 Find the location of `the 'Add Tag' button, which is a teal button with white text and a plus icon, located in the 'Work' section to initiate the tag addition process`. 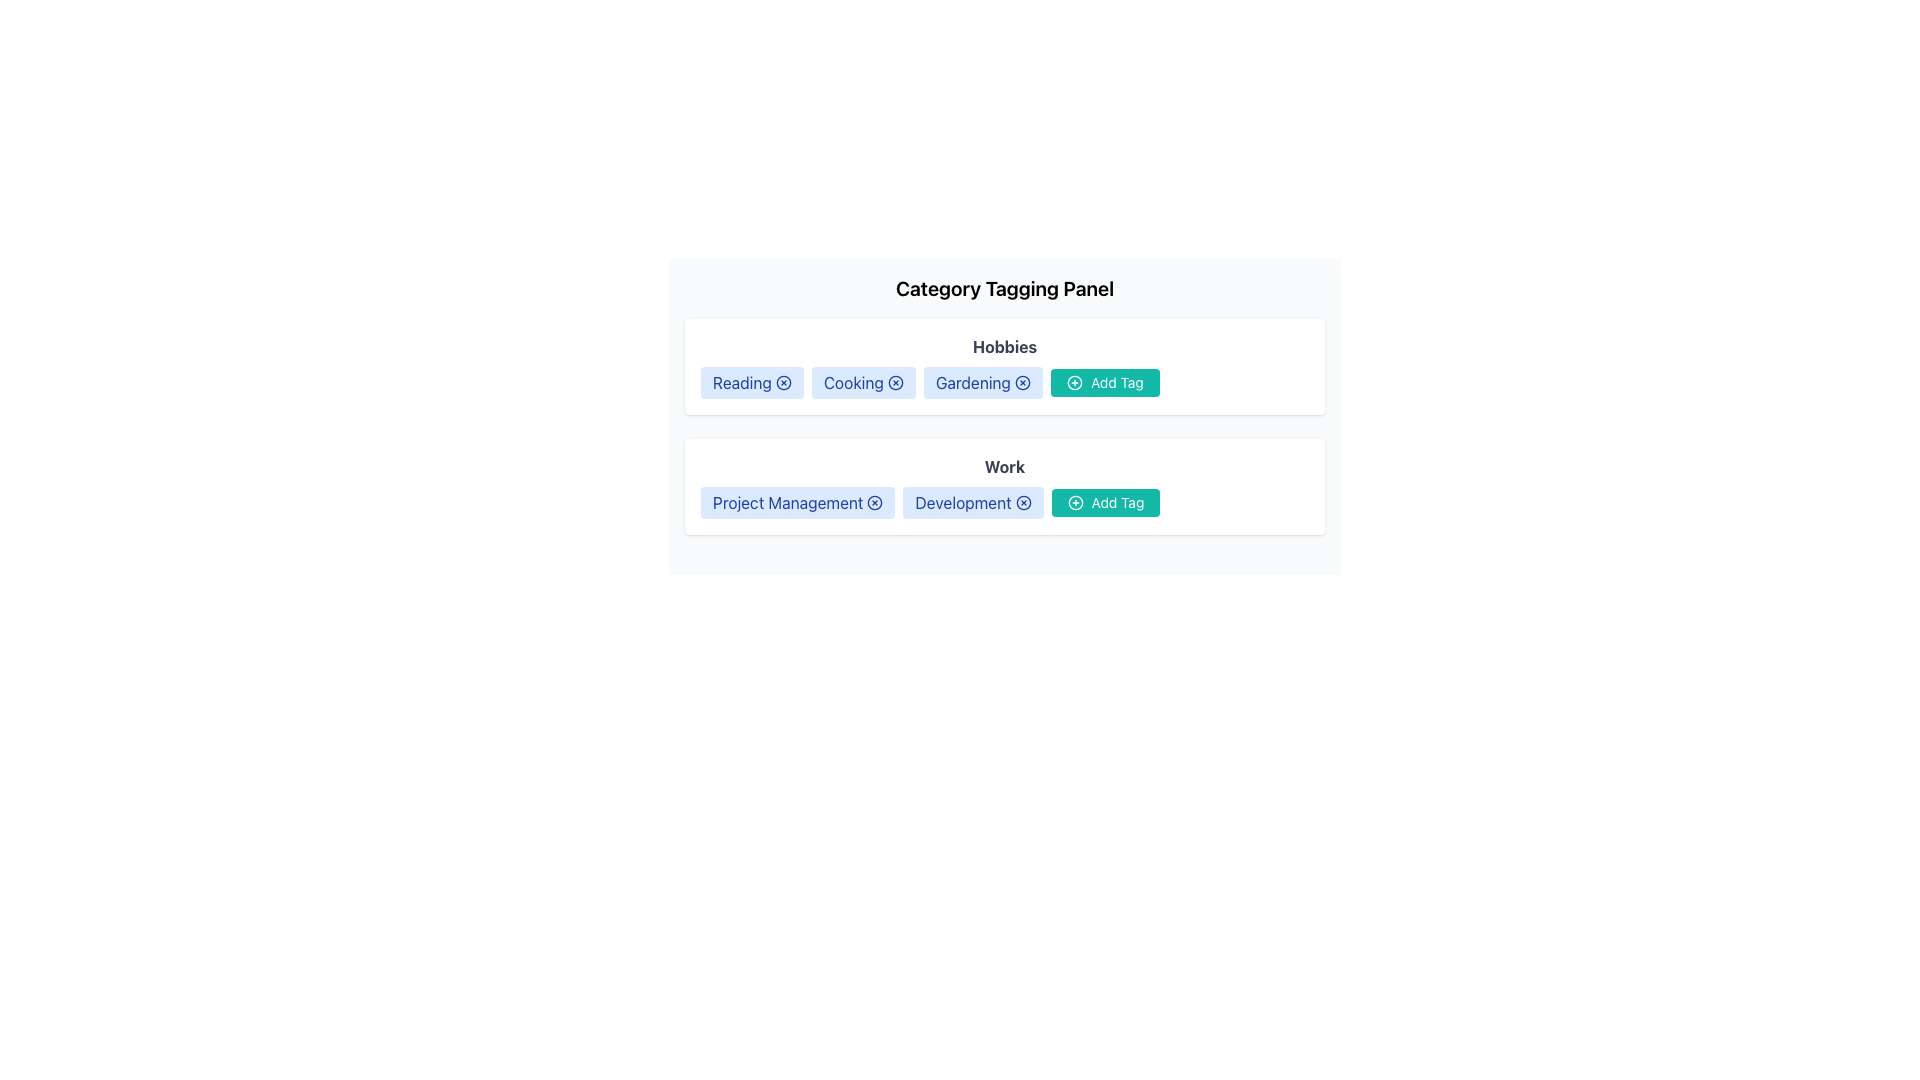

the 'Add Tag' button, which is a teal button with white text and a plus icon, located in the 'Work' section to initiate the tag addition process is located at coordinates (1104, 501).